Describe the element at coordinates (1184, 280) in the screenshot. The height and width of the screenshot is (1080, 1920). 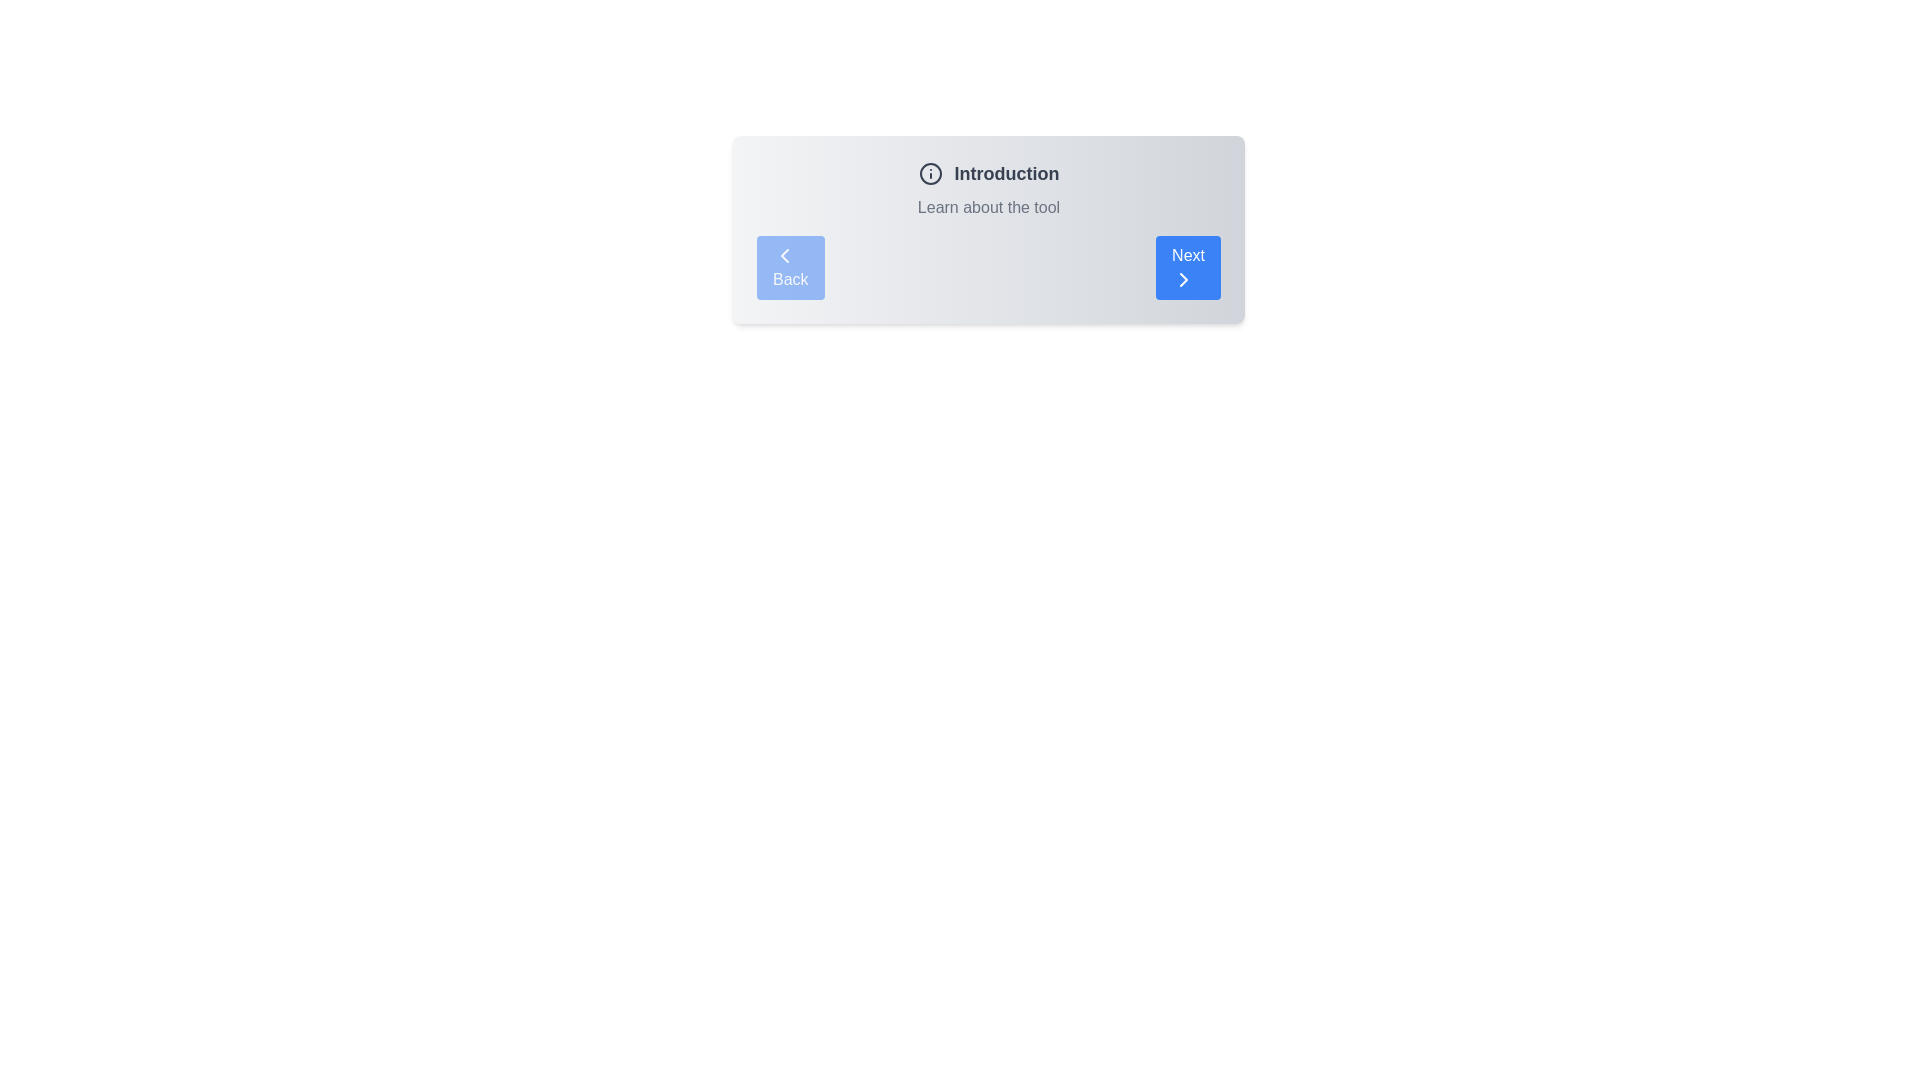
I see `the rightward chevron icon located inside the 'Next' button on the panel, which indicates it leads to the next step when clicked` at that location.